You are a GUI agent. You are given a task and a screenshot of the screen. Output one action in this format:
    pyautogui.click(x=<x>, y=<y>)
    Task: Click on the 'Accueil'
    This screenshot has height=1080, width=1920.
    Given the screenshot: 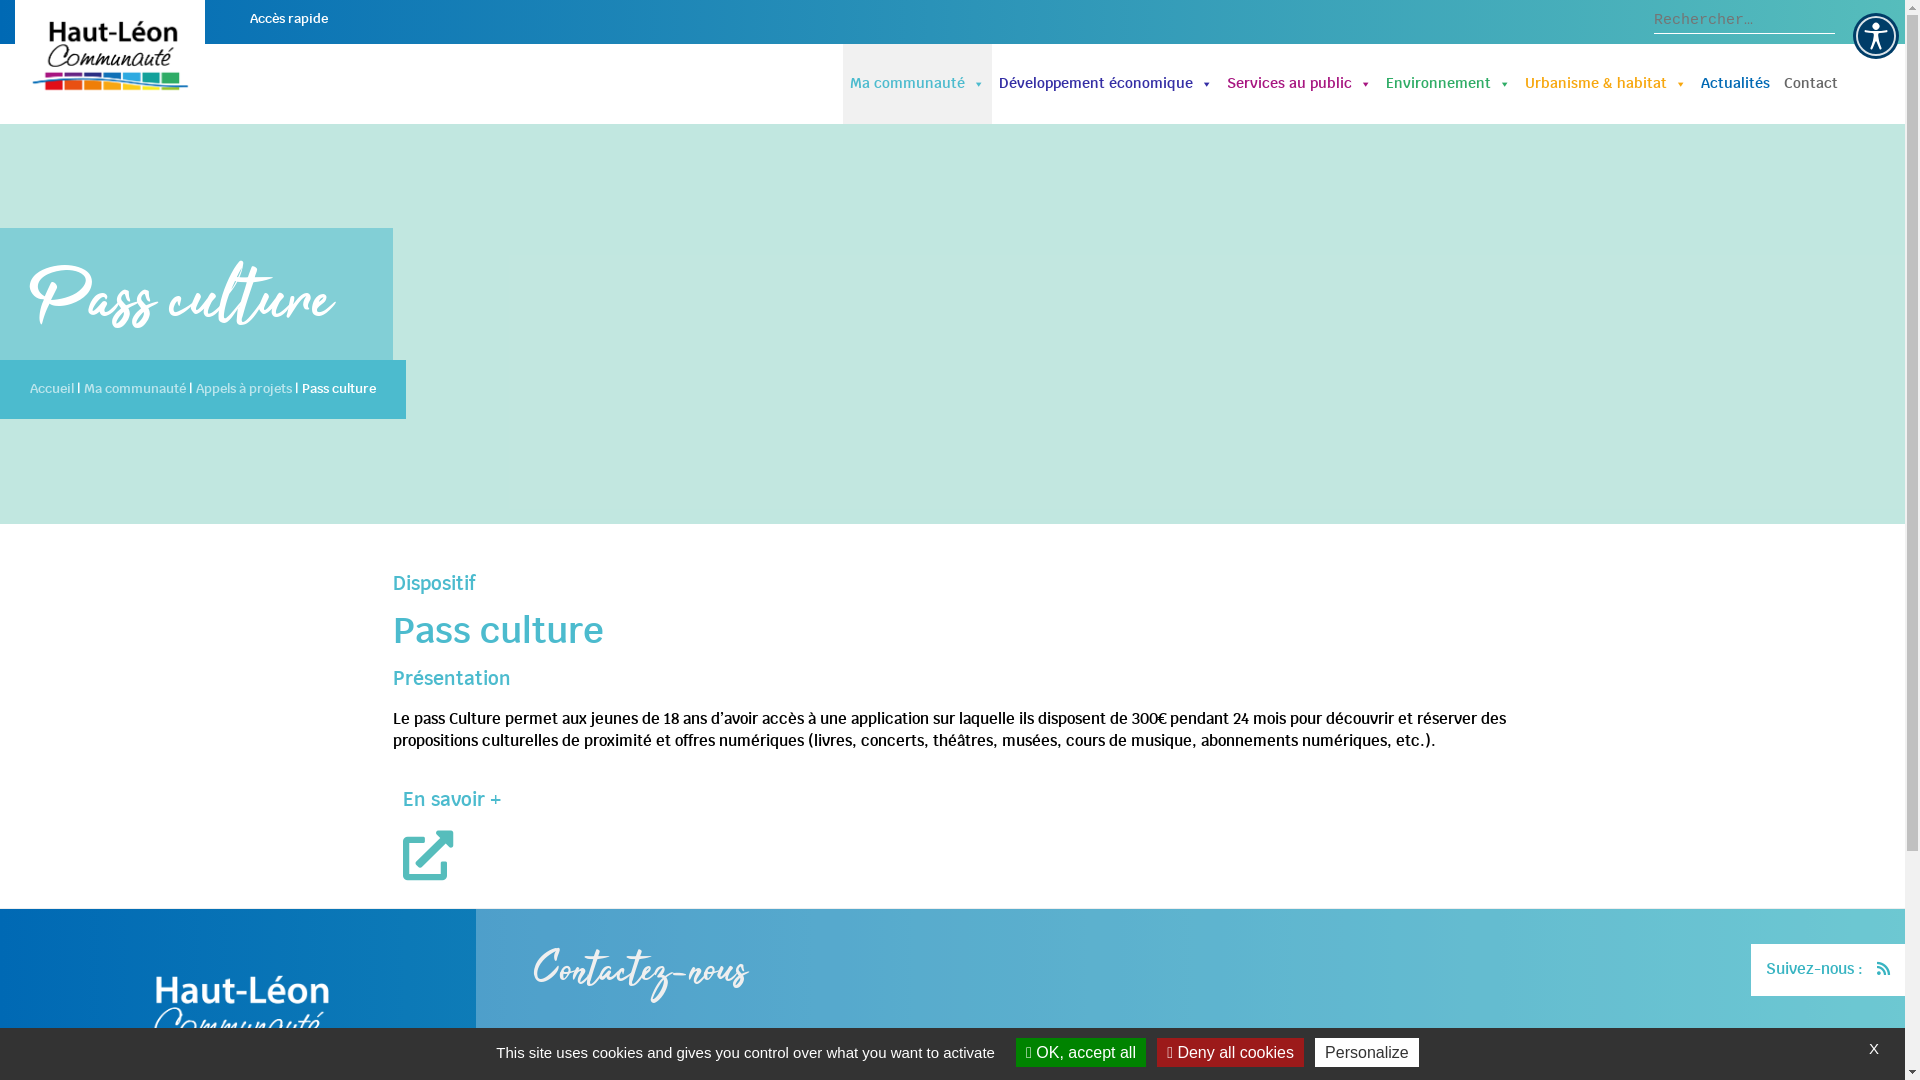 What is the action you would take?
    pyautogui.click(x=52, y=389)
    